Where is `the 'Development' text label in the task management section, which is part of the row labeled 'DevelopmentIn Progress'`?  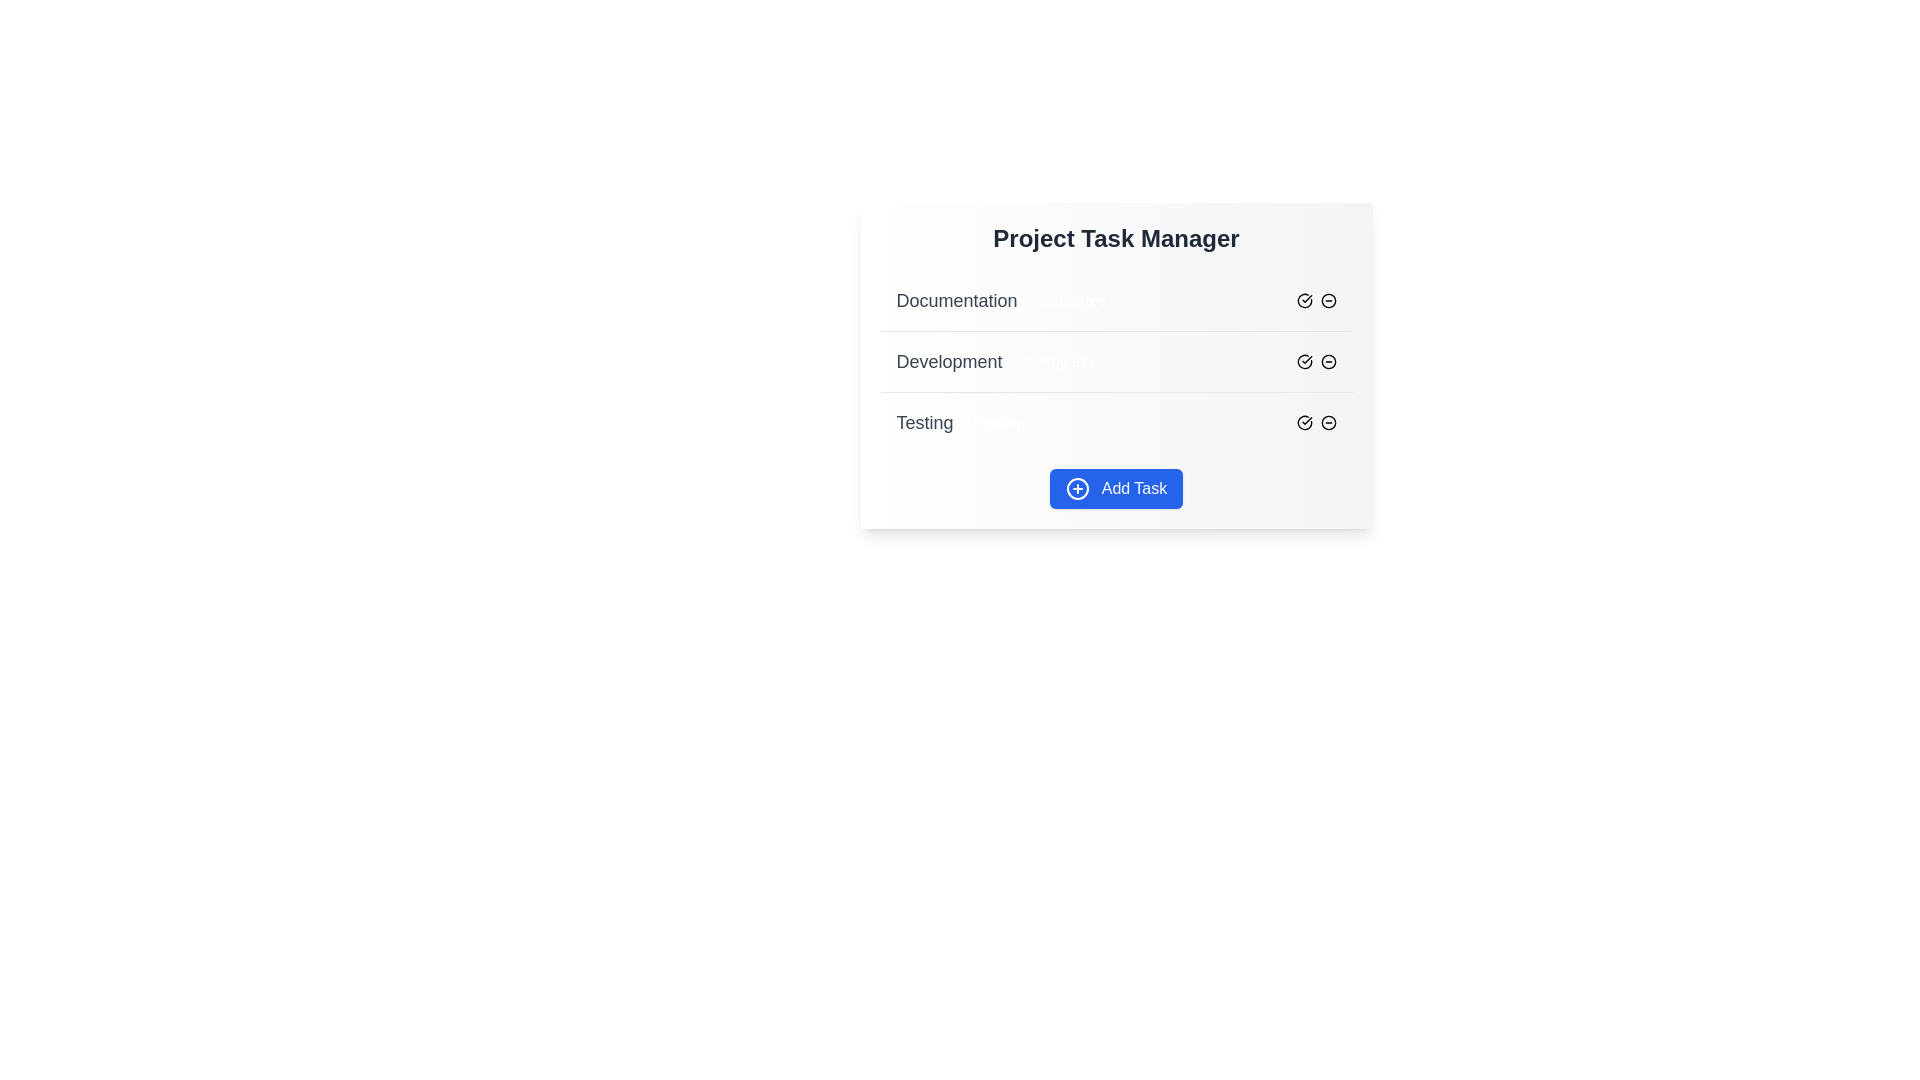 the 'Development' text label in the task management section, which is part of the row labeled 'DevelopmentIn Progress' is located at coordinates (948, 362).